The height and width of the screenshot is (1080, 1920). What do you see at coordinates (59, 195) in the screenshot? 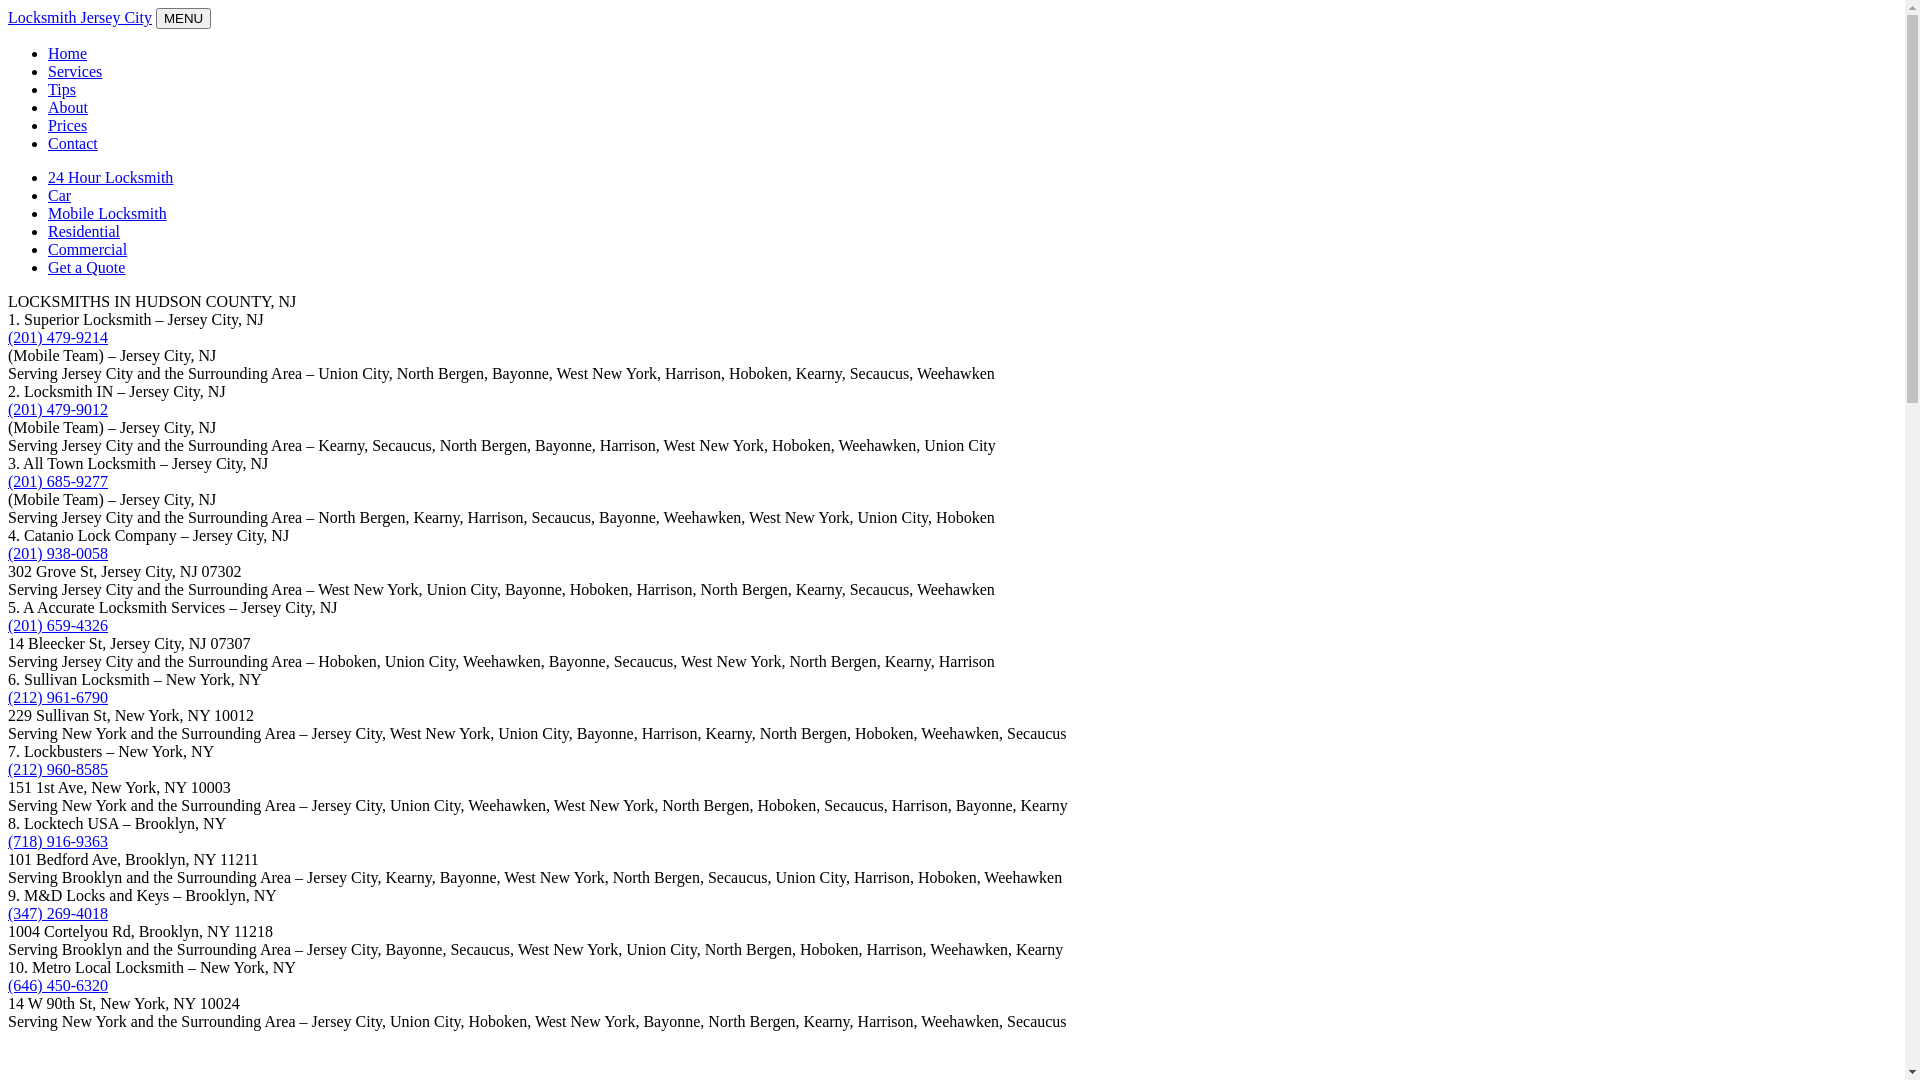
I see `'Car'` at bounding box center [59, 195].